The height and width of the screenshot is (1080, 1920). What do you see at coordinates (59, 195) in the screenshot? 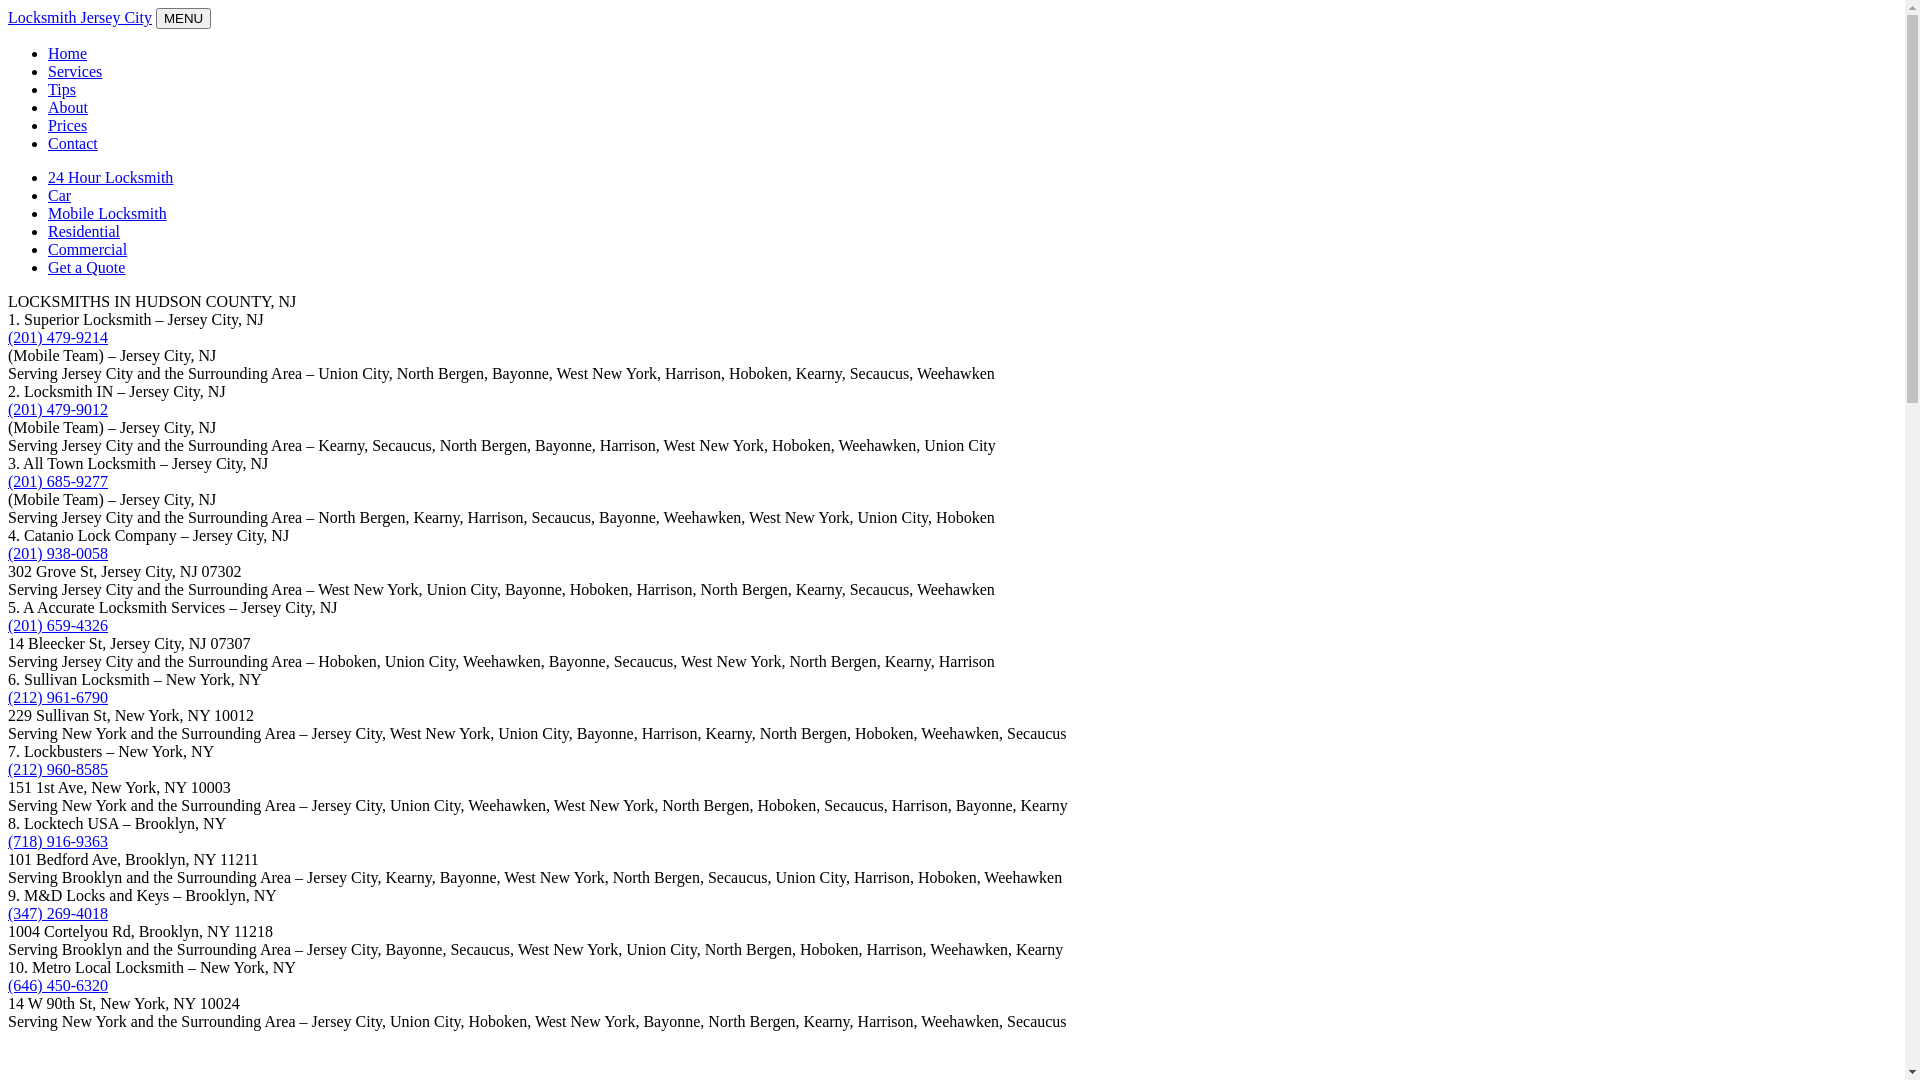
I see `'Car'` at bounding box center [59, 195].